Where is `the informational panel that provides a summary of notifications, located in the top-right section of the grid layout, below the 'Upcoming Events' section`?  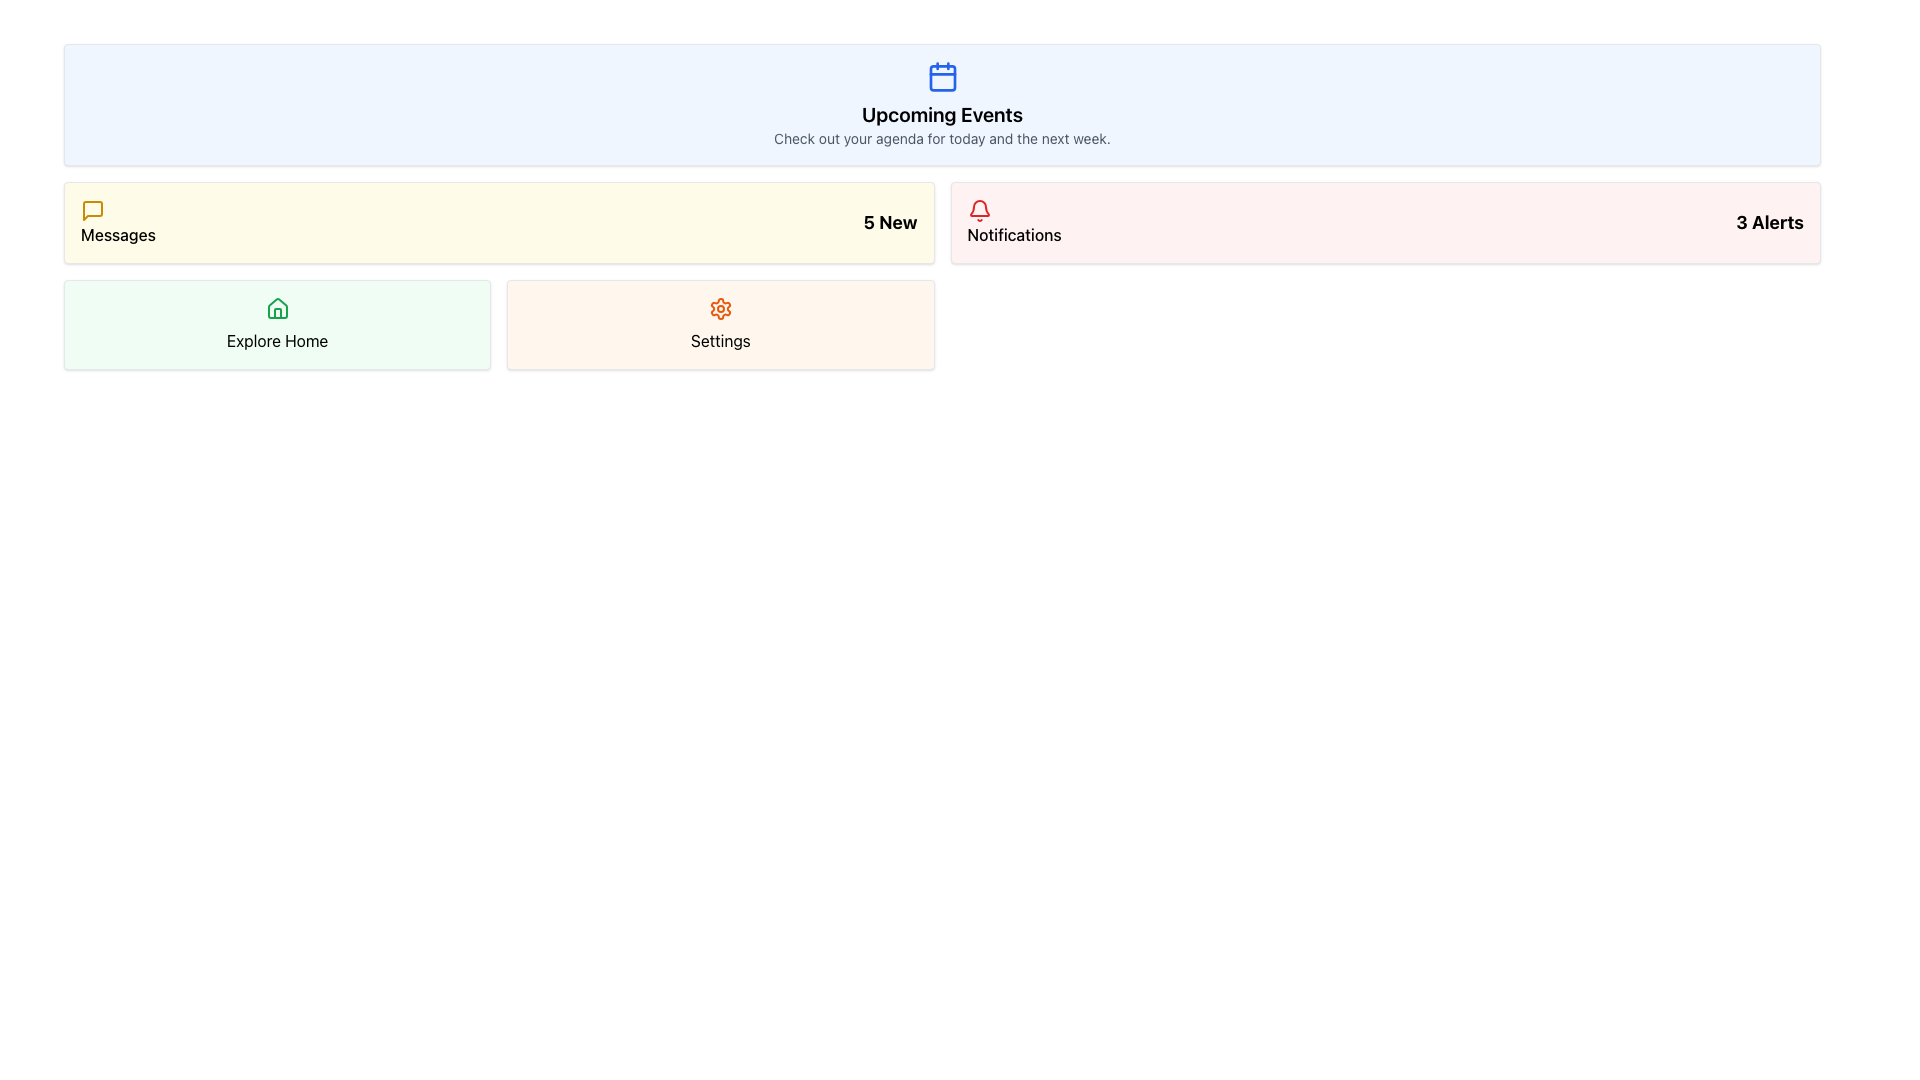
the informational panel that provides a summary of notifications, located in the top-right section of the grid layout, below the 'Upcoming Events' section is located at coordinates (1384, 223).